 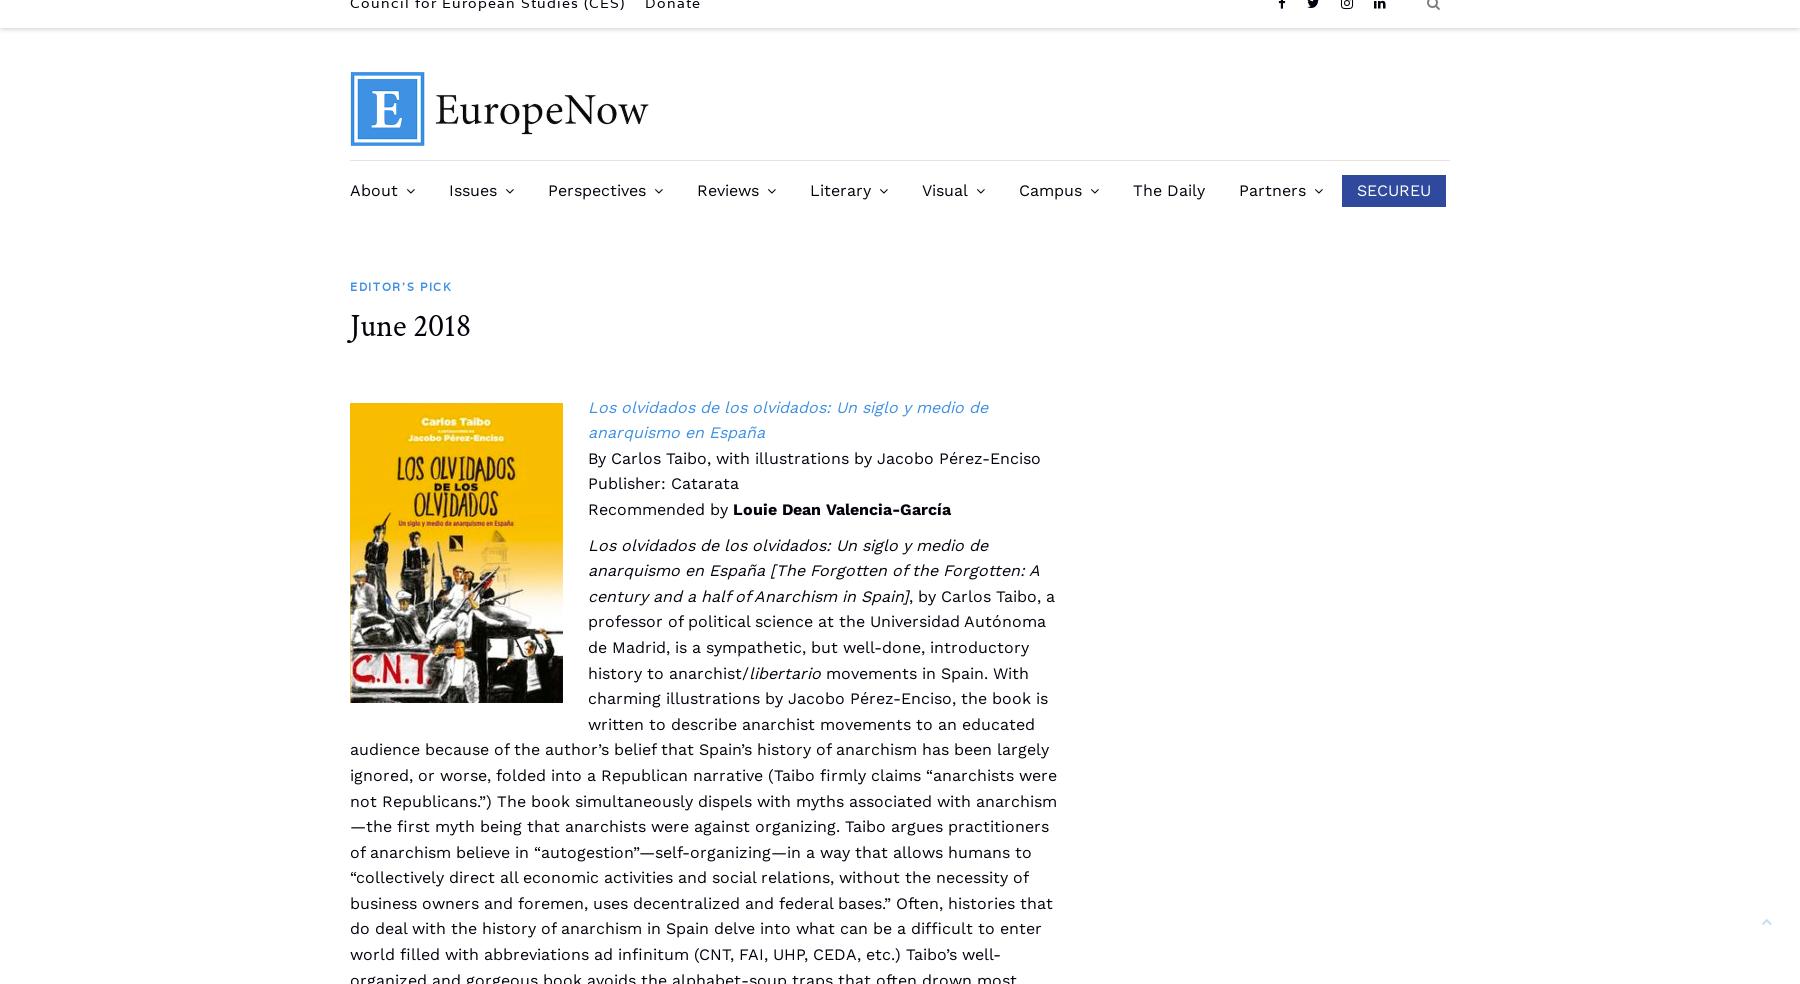 I want to click on 'COVID-19 Series', so click(x=610, y=422).